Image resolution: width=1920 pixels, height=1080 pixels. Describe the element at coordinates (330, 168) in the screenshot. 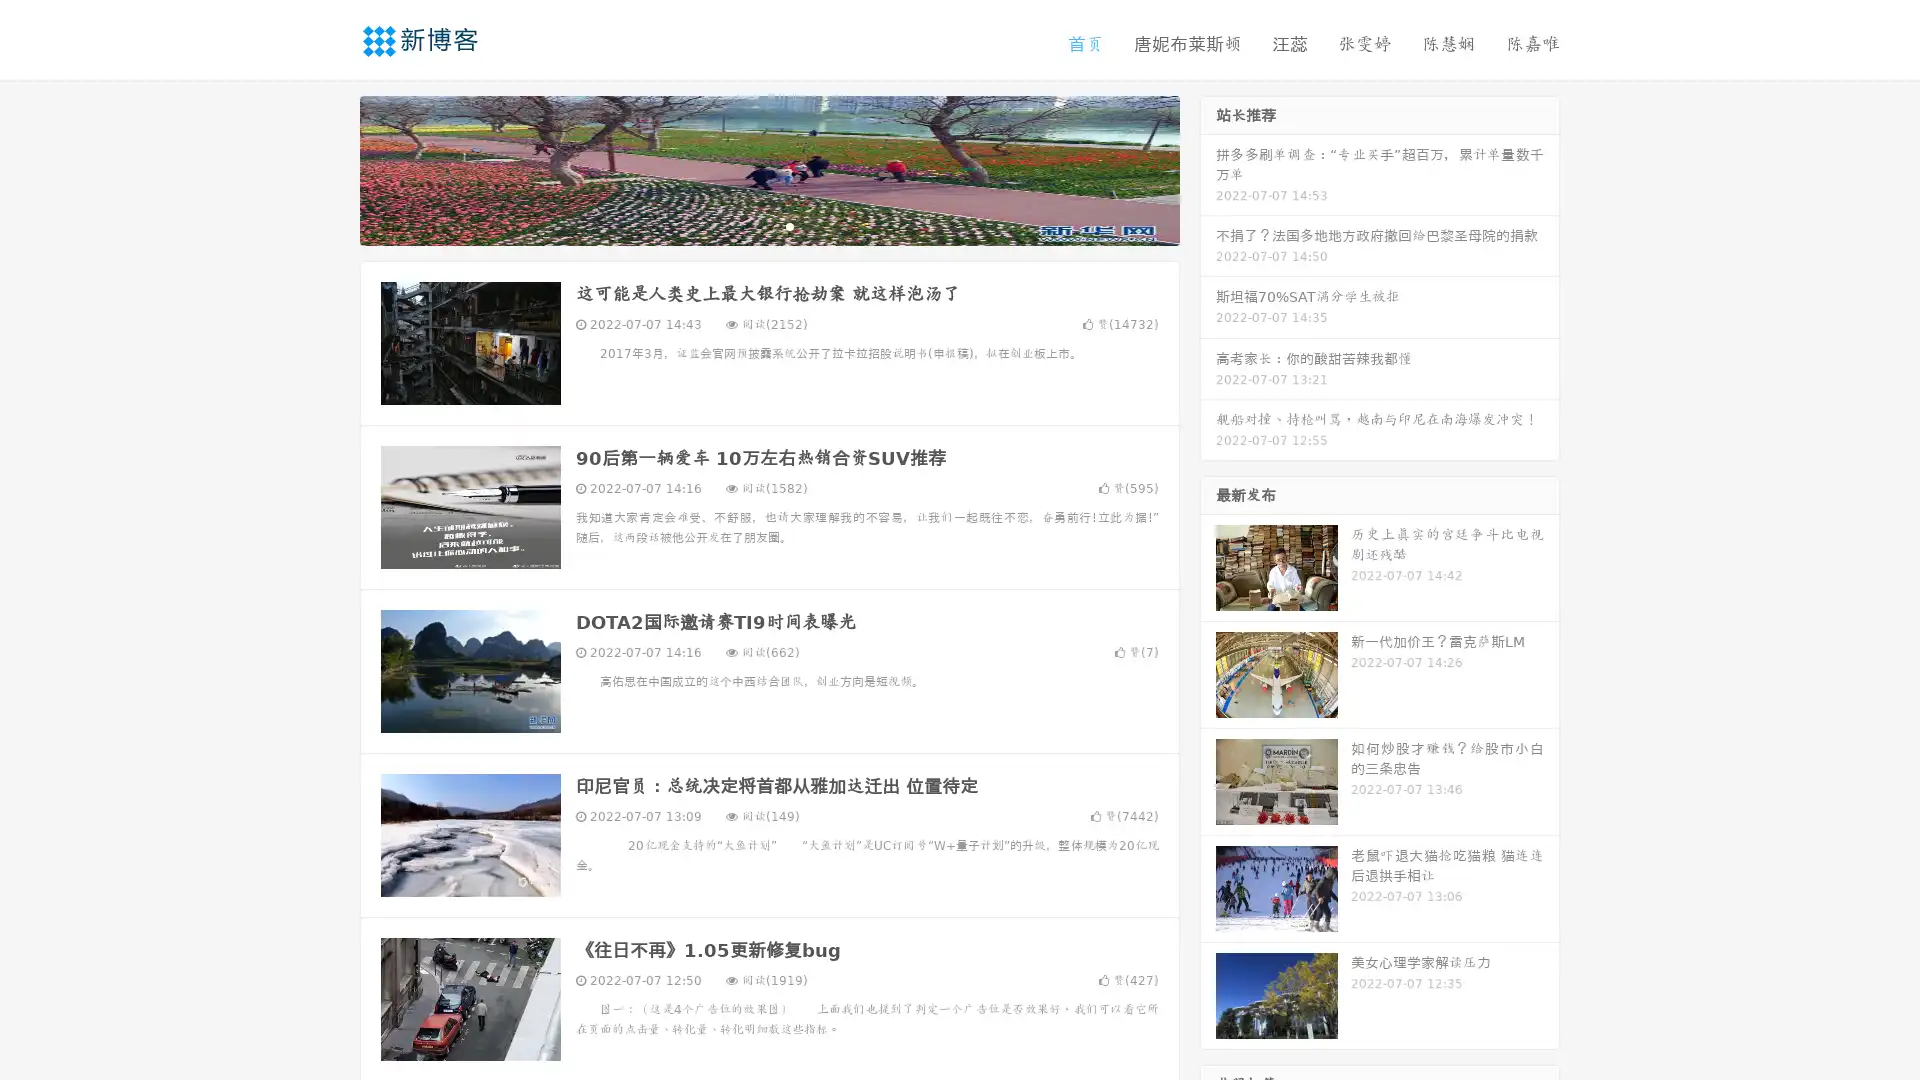

I see `Previous slide` at that location.